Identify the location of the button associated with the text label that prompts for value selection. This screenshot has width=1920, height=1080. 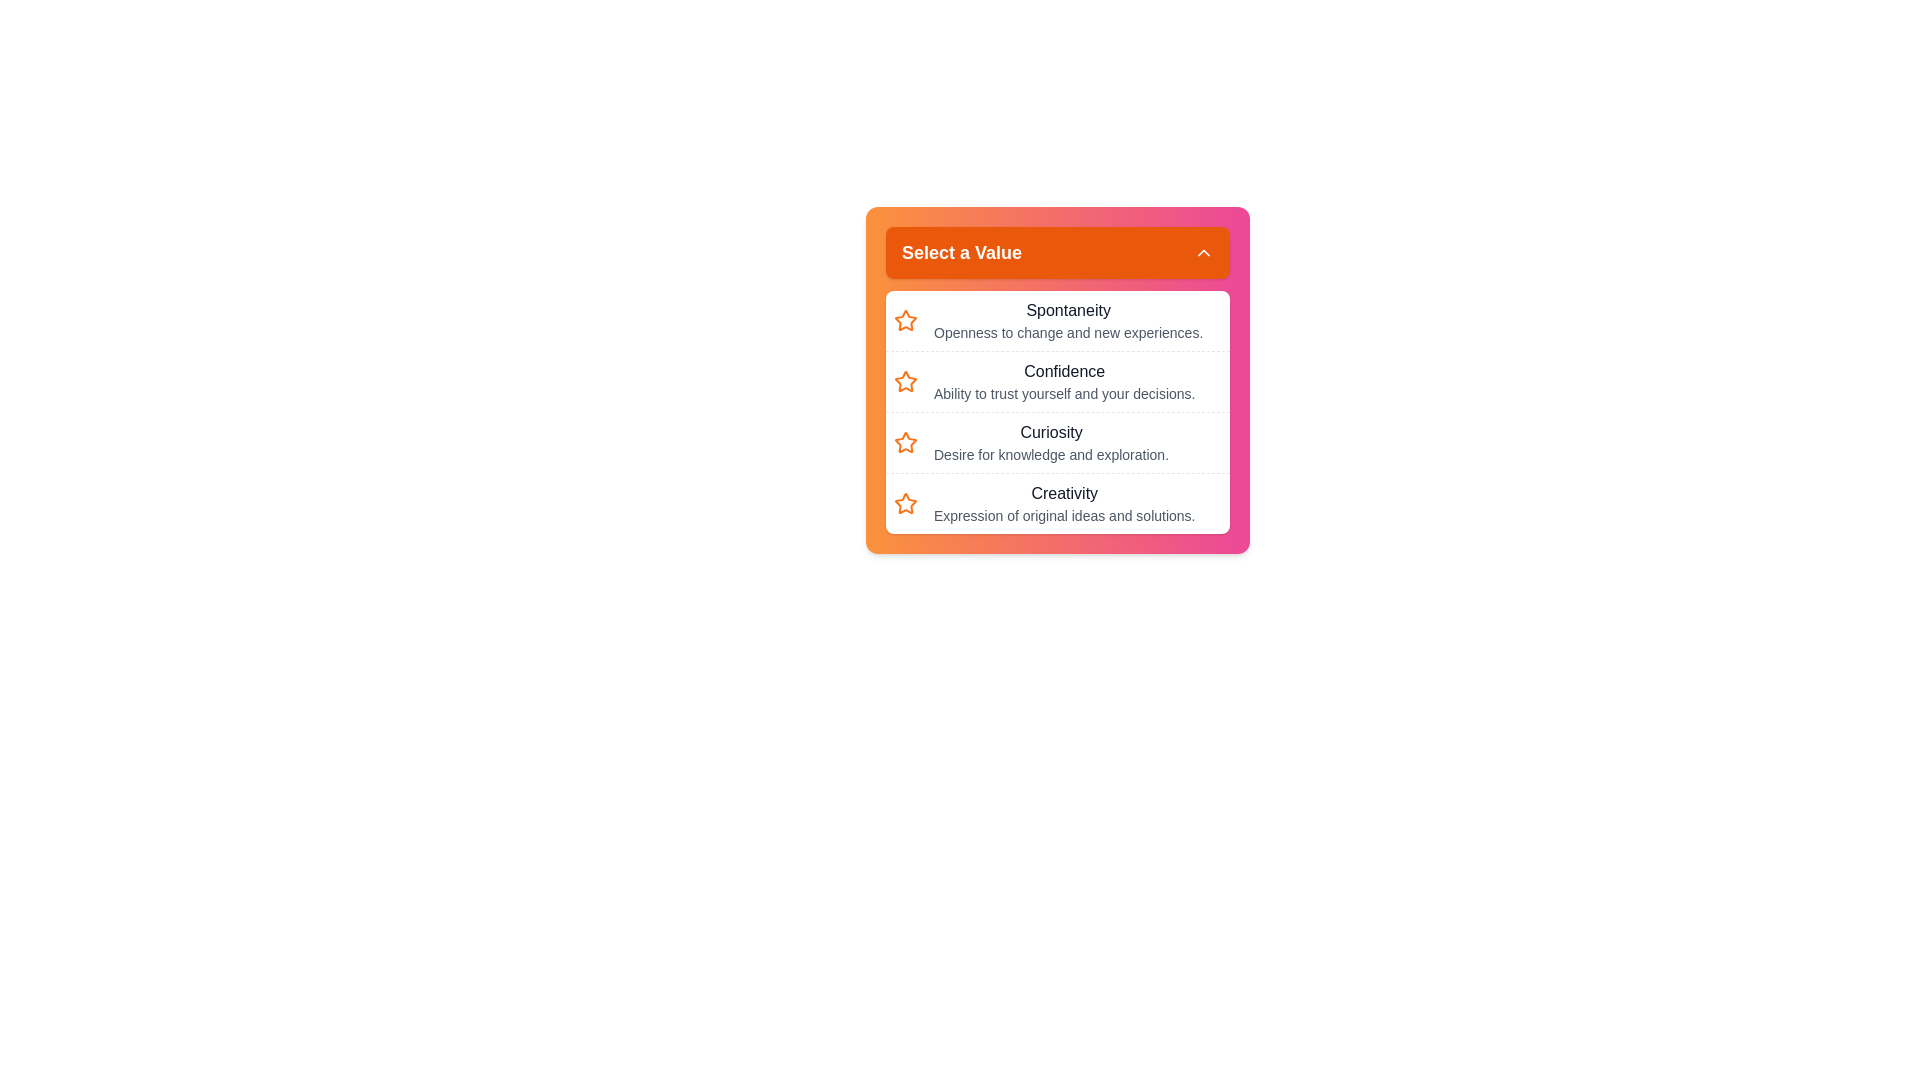
(962, 252).